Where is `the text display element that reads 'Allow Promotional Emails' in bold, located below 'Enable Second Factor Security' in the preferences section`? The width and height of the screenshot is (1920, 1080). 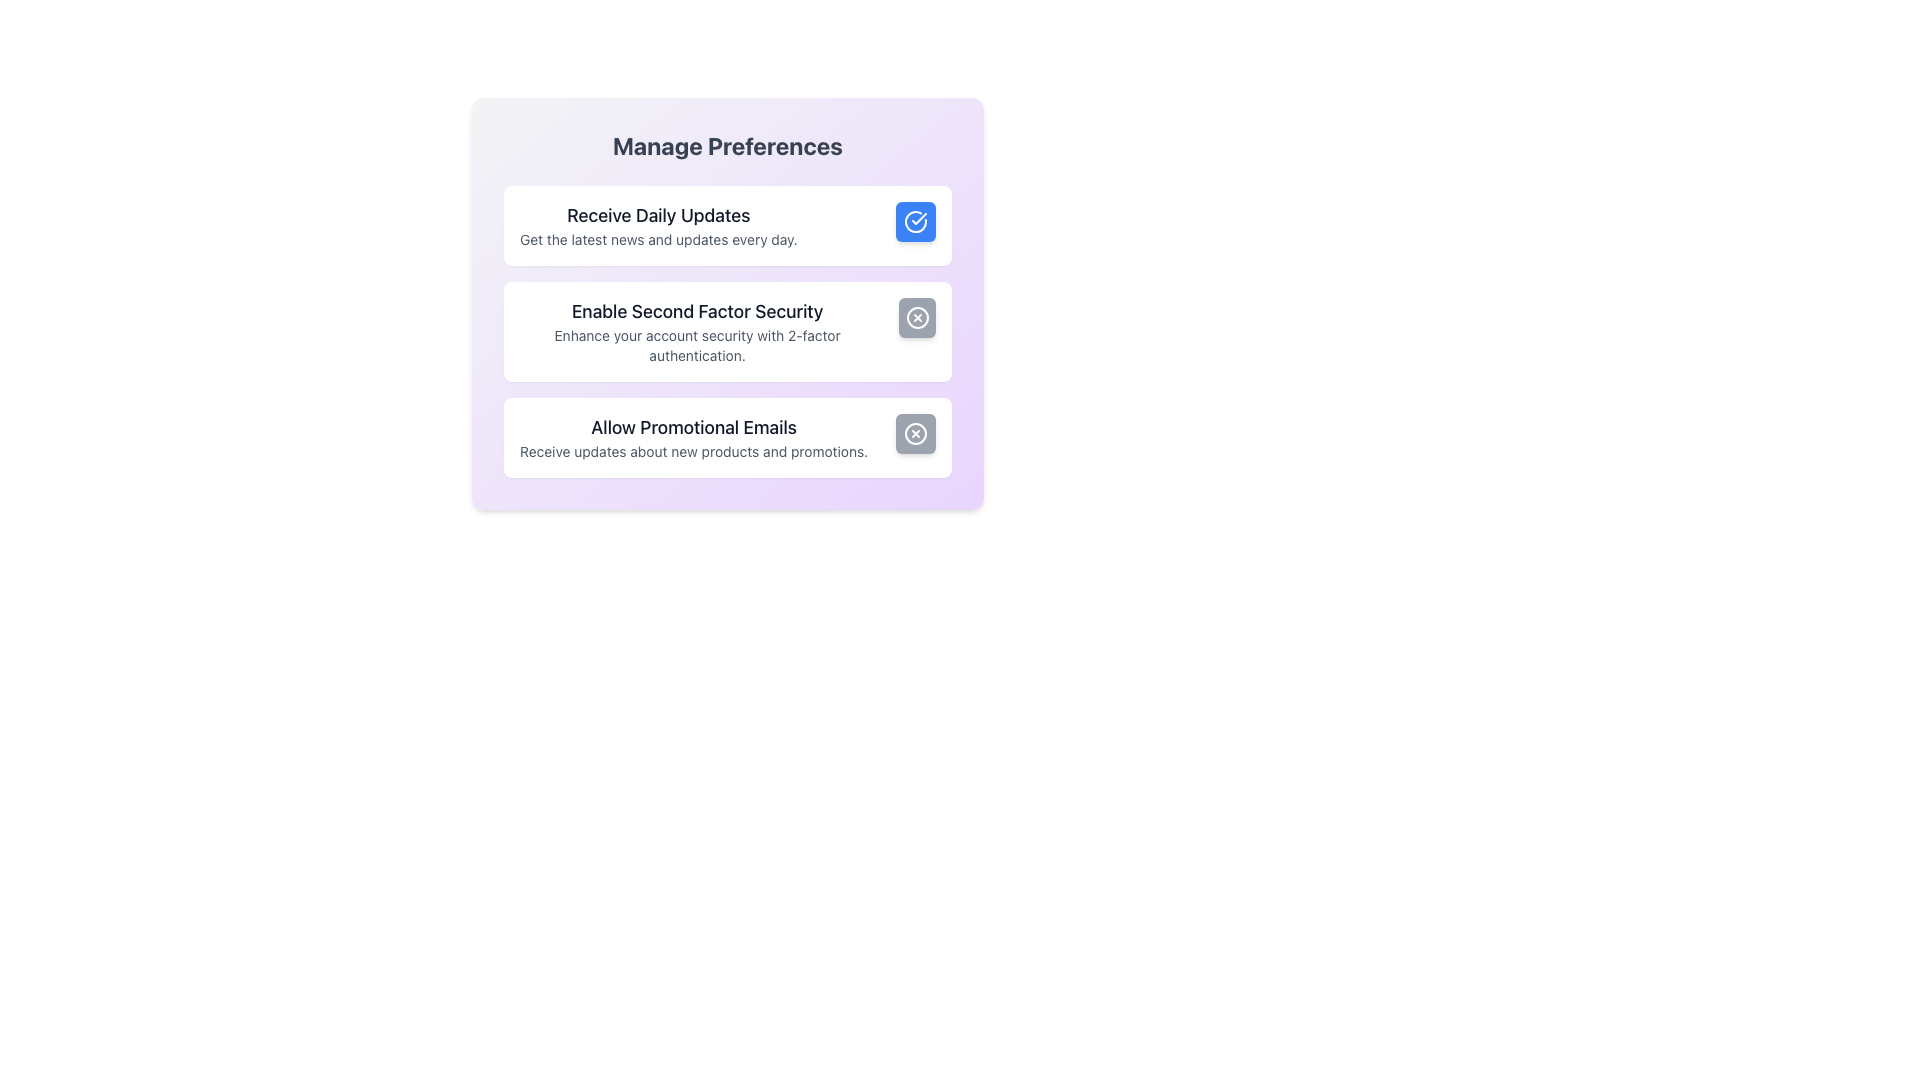
the text display element that reads 'Allow Promotional Emails' in bold, located below 'Enable Second Factor Security' in the preferences section is located at coordinates (694, 437).